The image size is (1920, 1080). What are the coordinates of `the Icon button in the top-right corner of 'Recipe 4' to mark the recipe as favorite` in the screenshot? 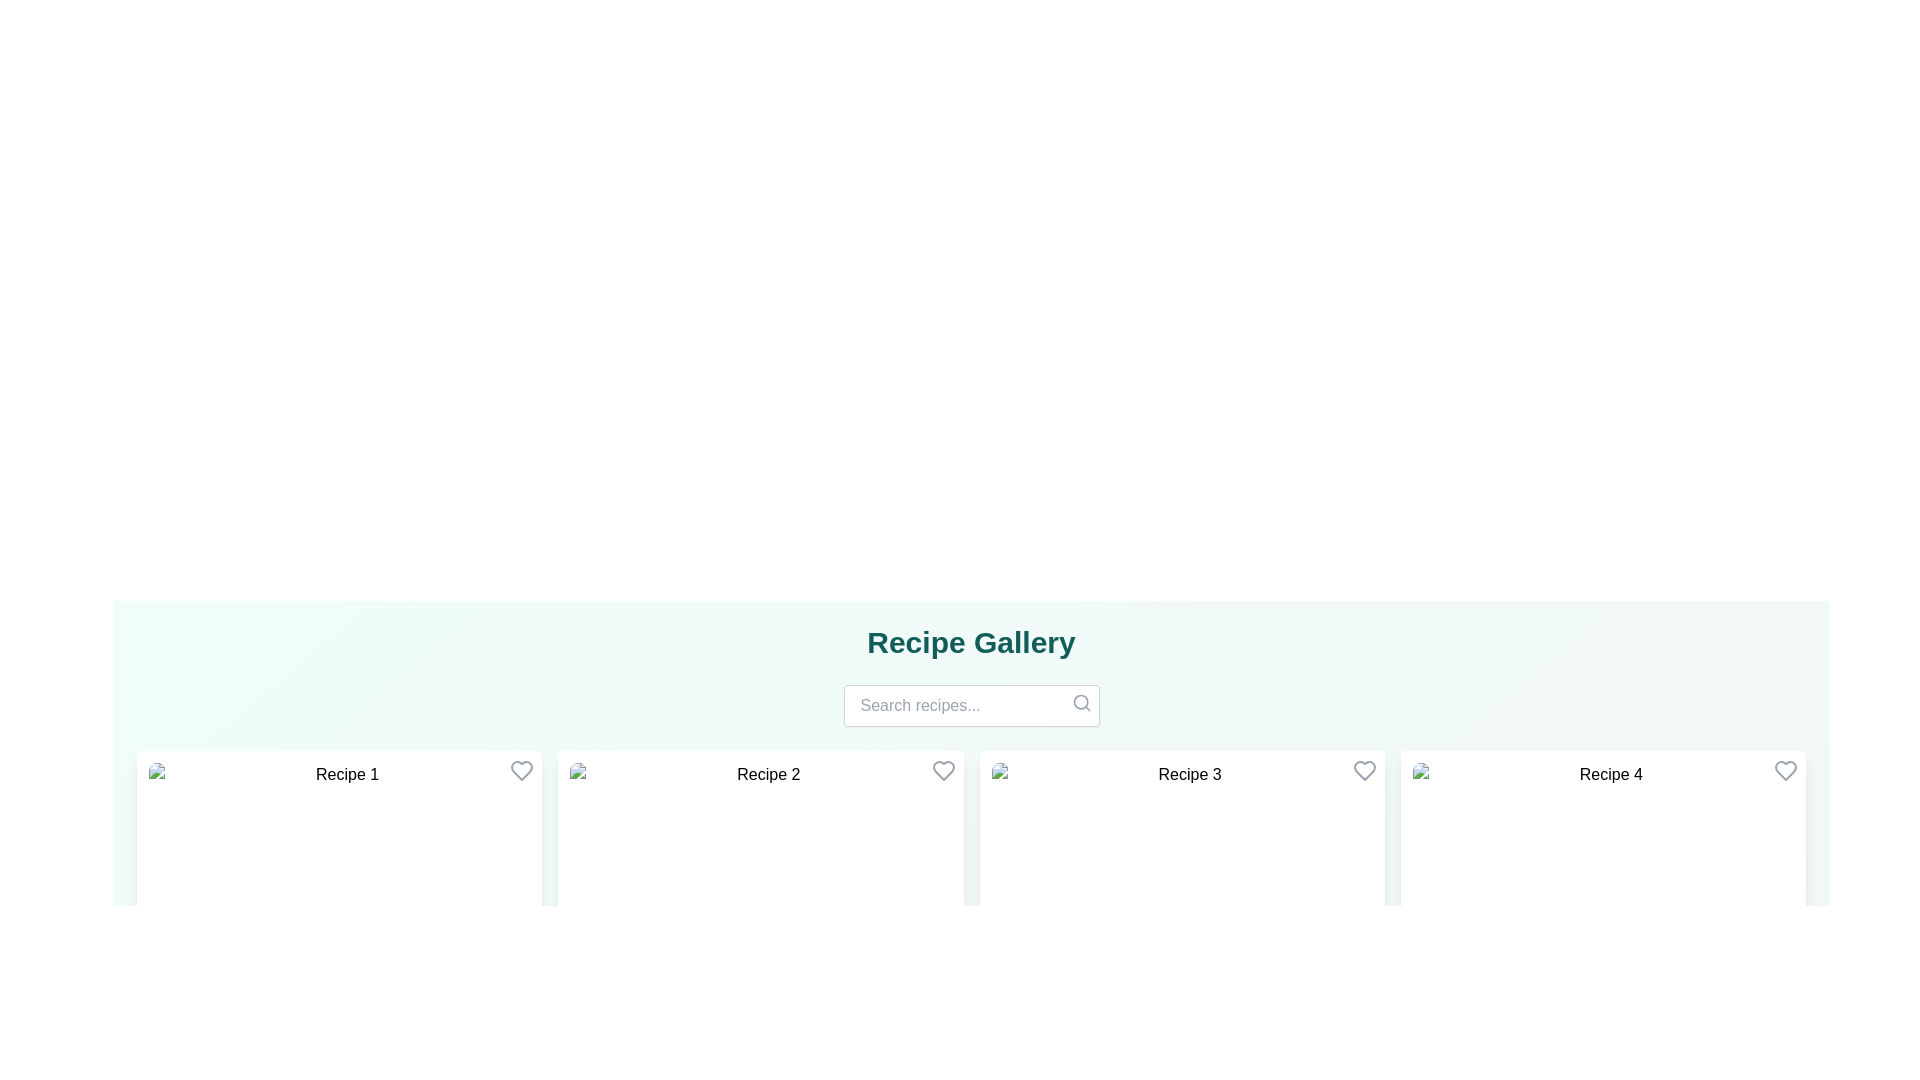 It's located at (1785, 770).